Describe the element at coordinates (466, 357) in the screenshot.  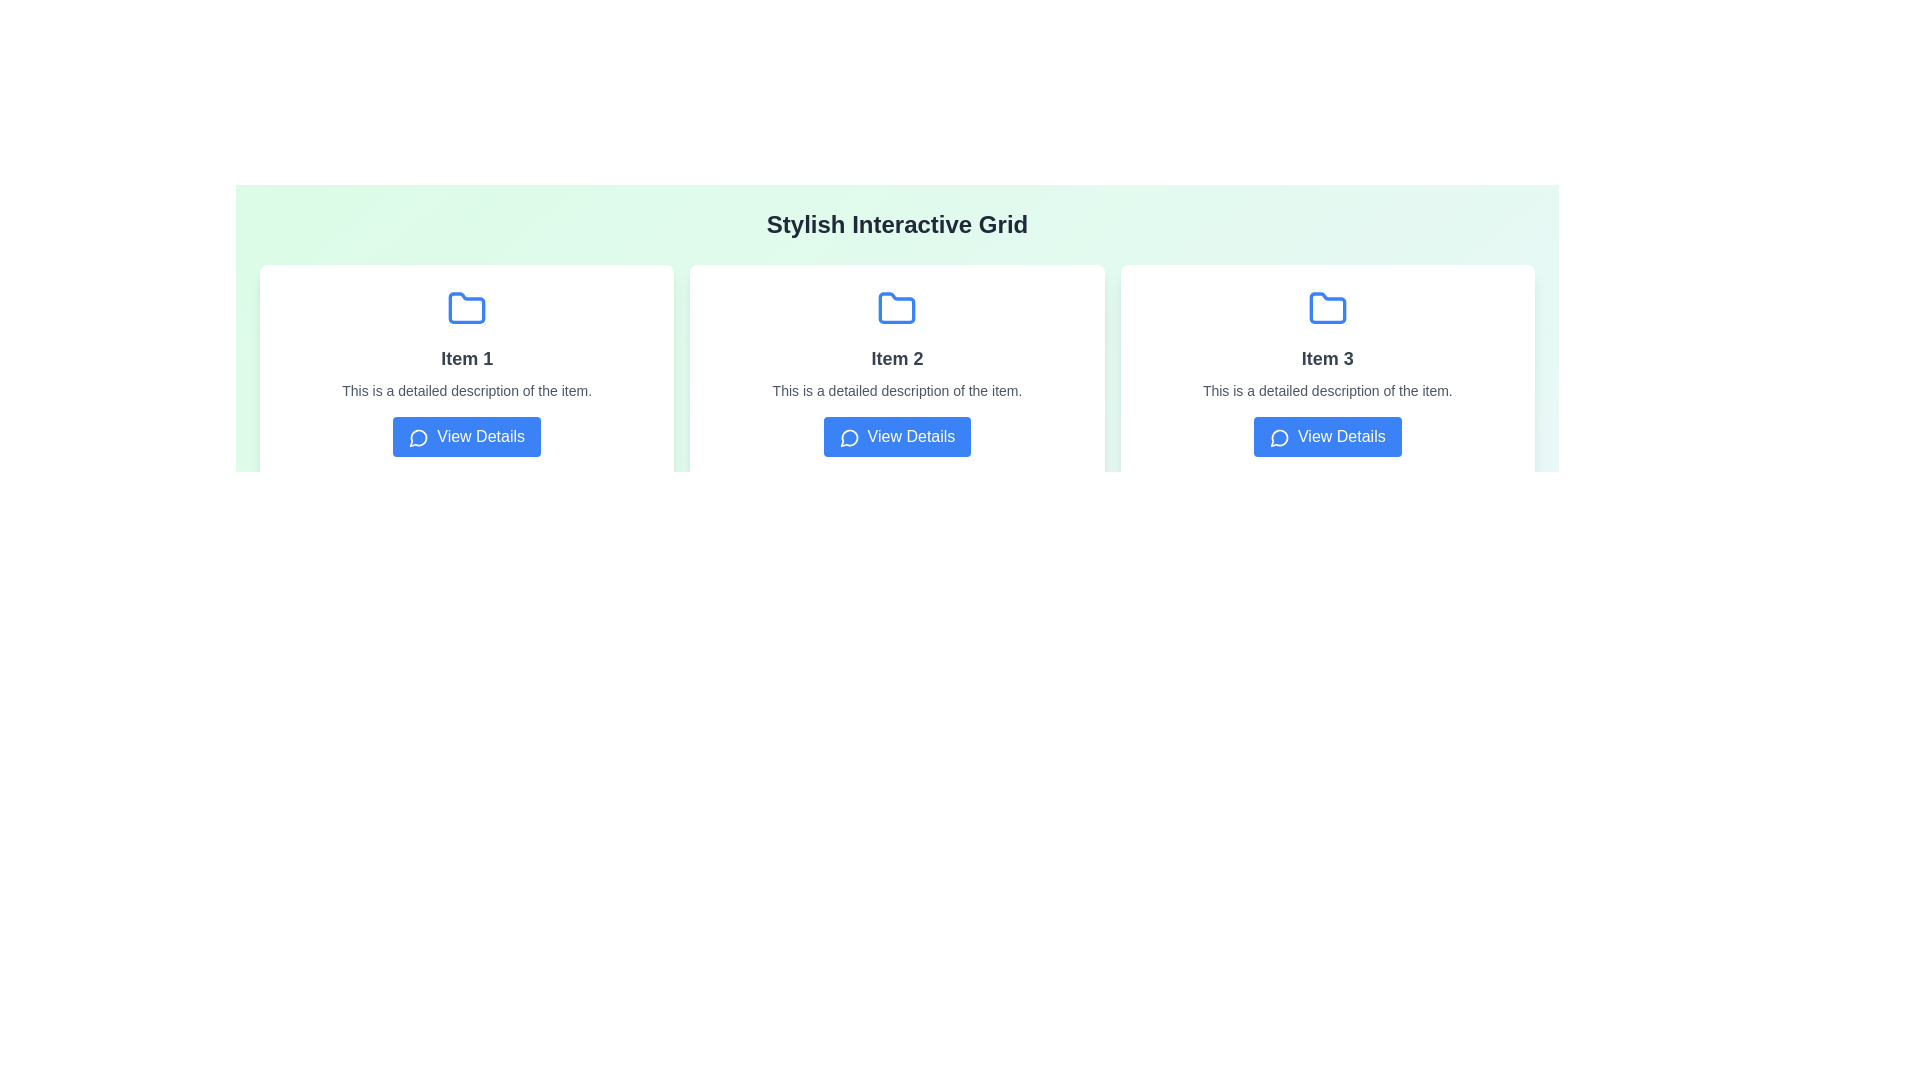
I see `the text label displaying 'Item 1' in bold gray font, located below the blue folder icon in the first card layout` at that location.